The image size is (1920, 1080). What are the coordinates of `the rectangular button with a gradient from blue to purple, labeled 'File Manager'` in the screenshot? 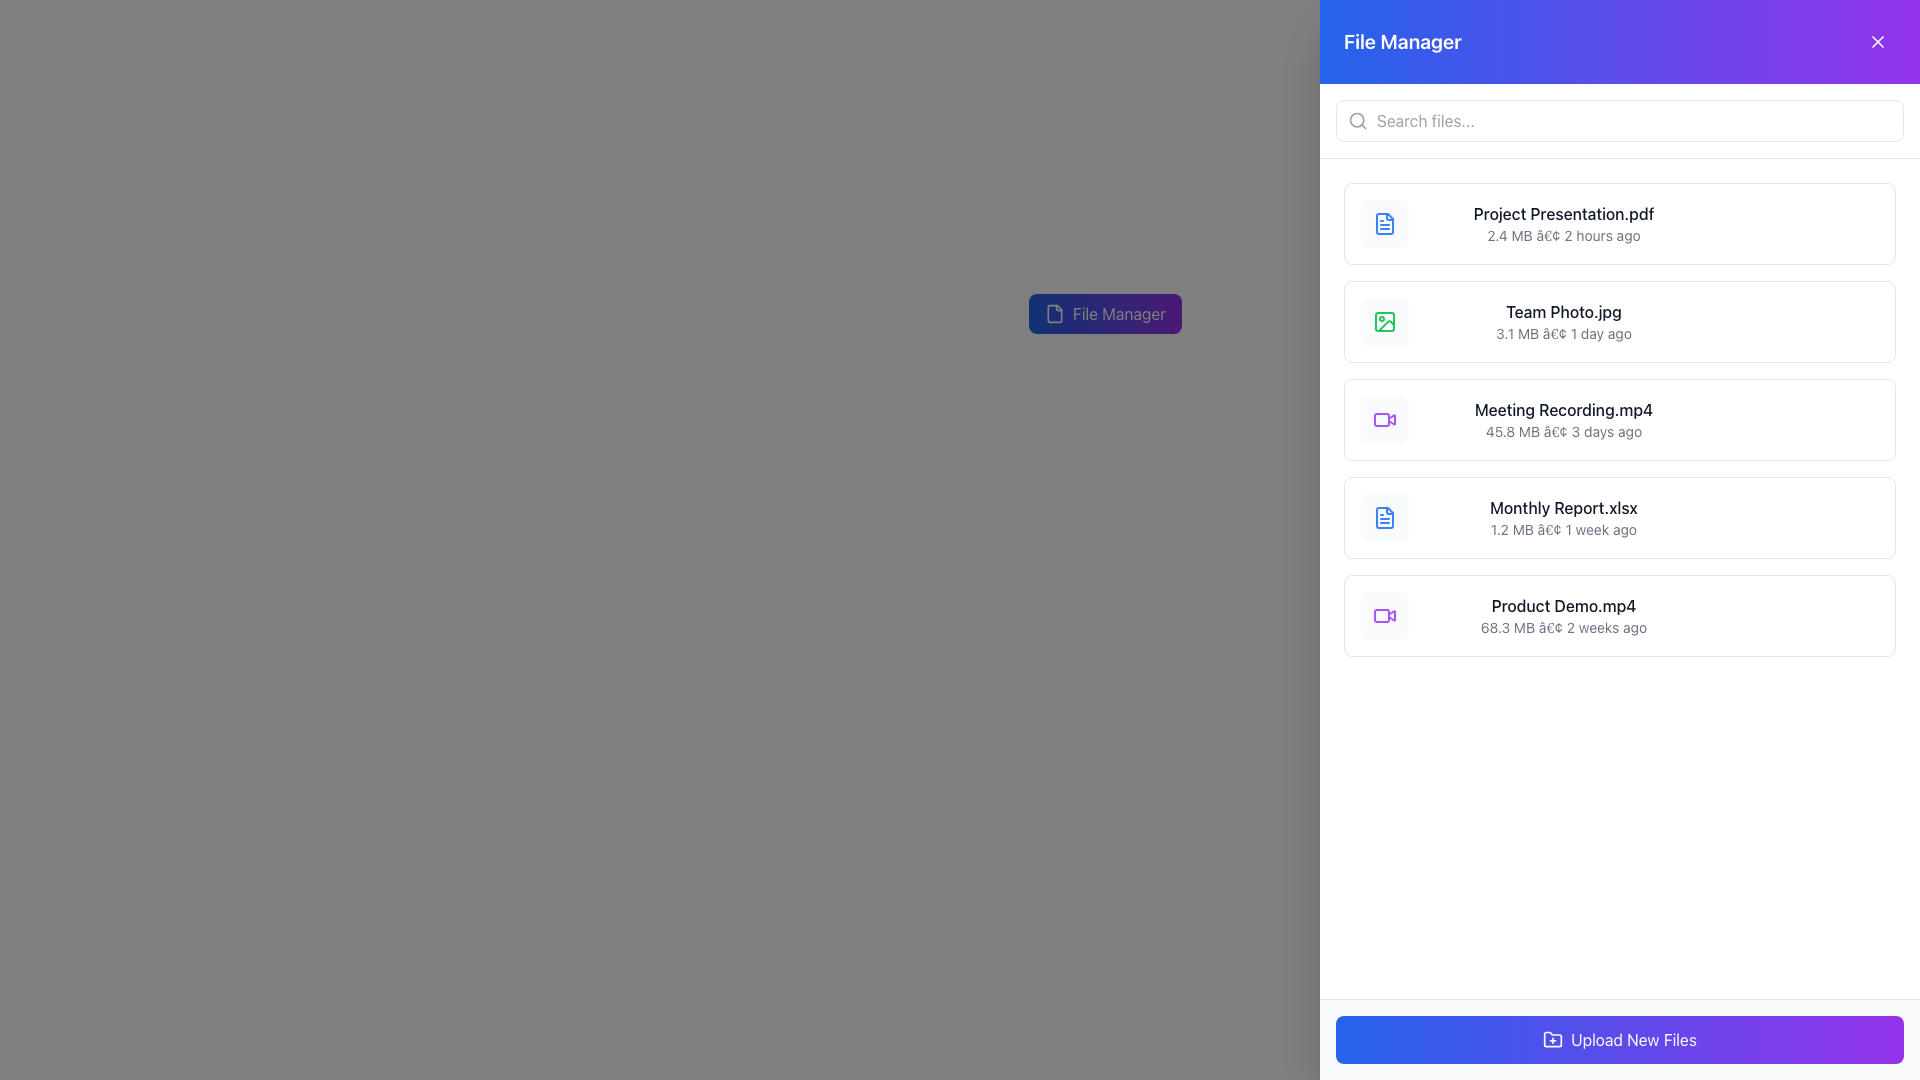 It's located at (1104, 313).